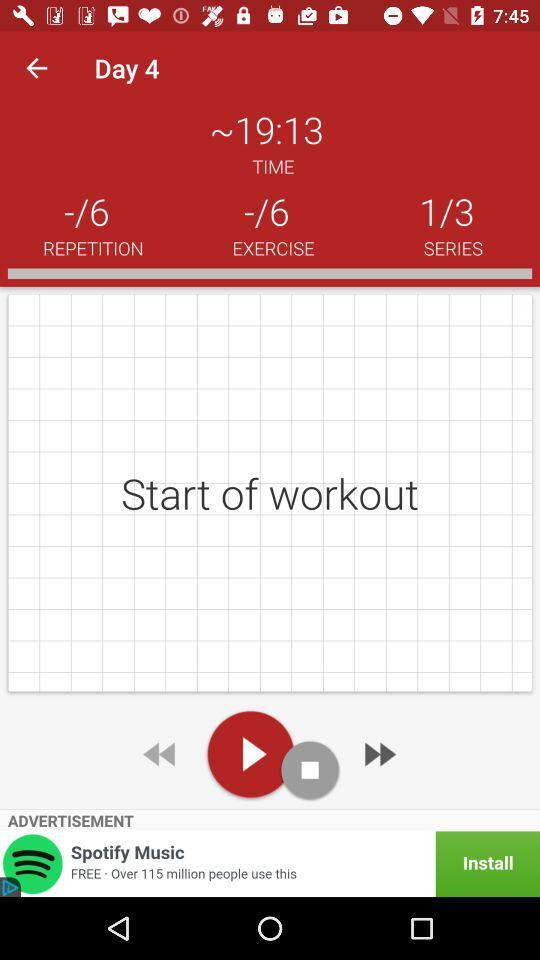 This screenshot has width=540, height=960. I want to click on stop the workout, so click(310, 769).